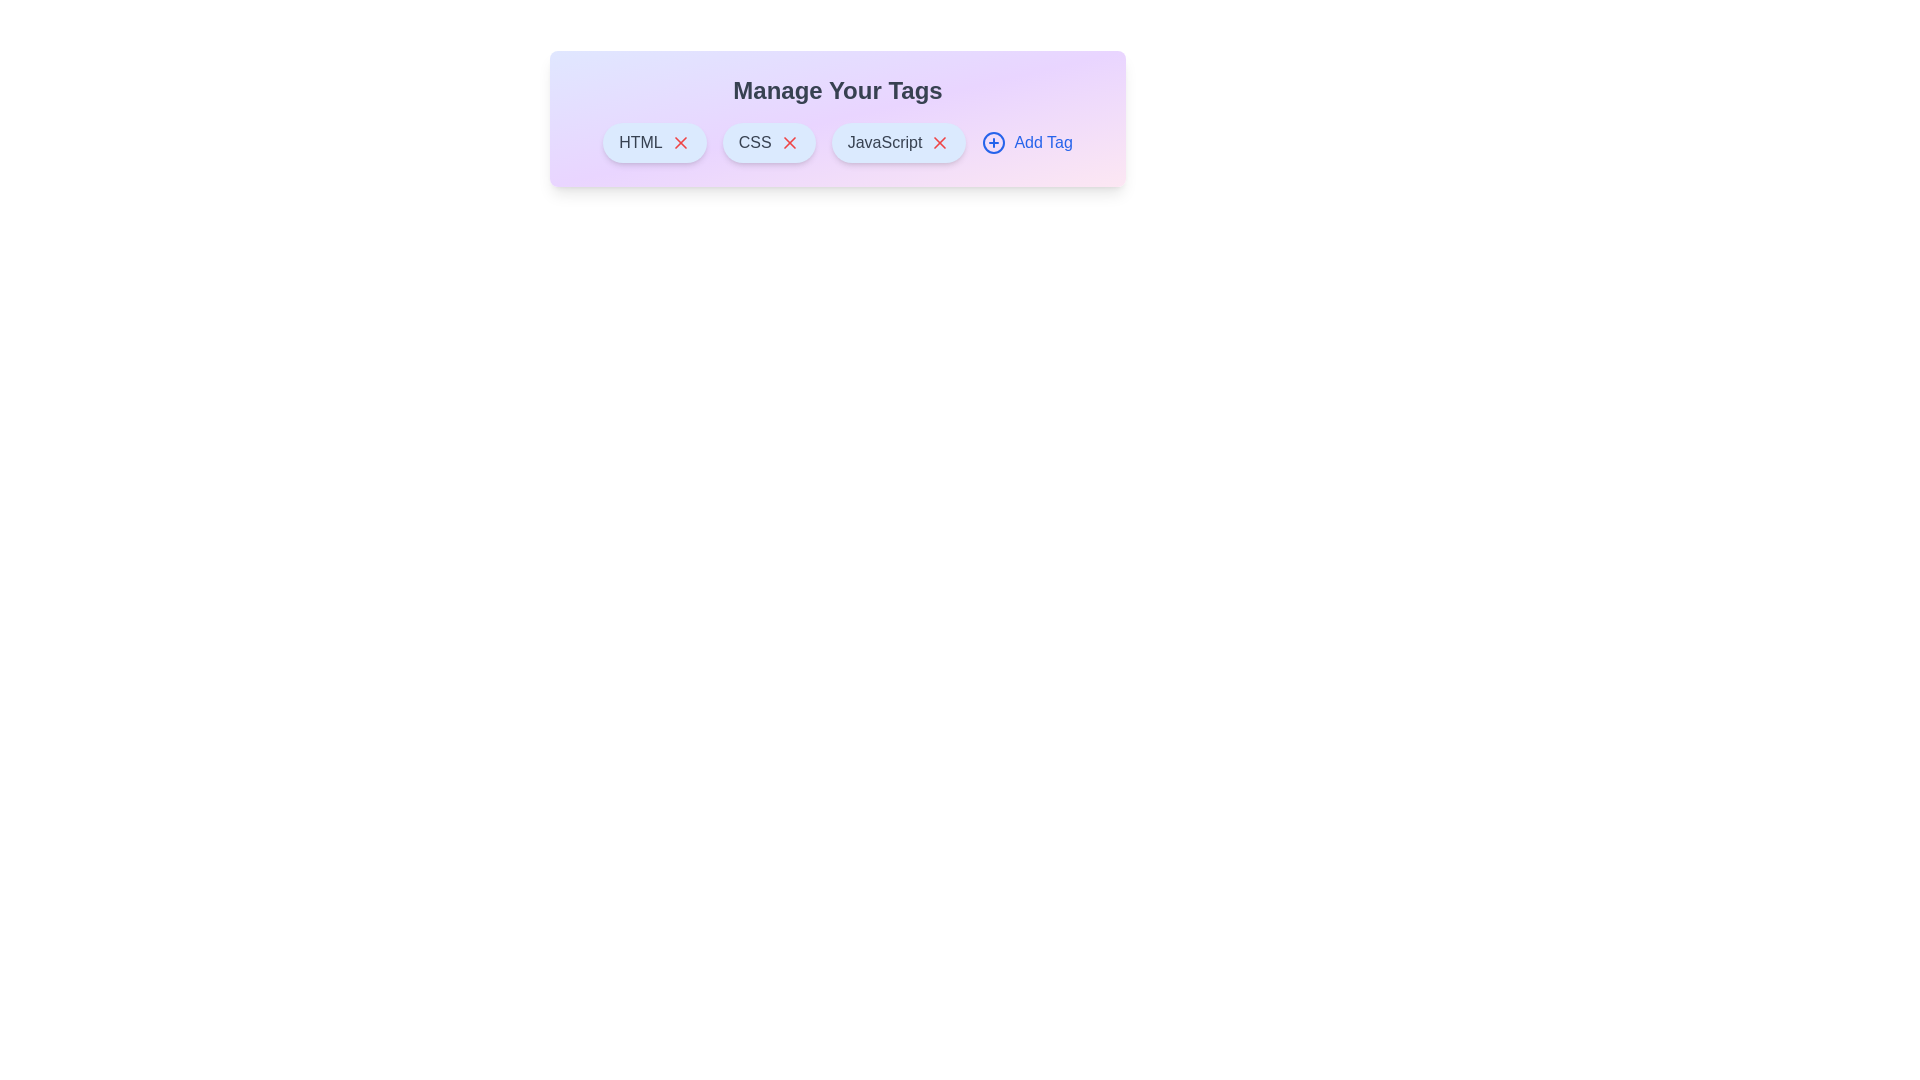 This screenshot has width=1920, height=1080. Describe the element at coordinates (939, 141) in the screenshot. I see `the close button of the tag labeled JavaScript to remove it` at that location.